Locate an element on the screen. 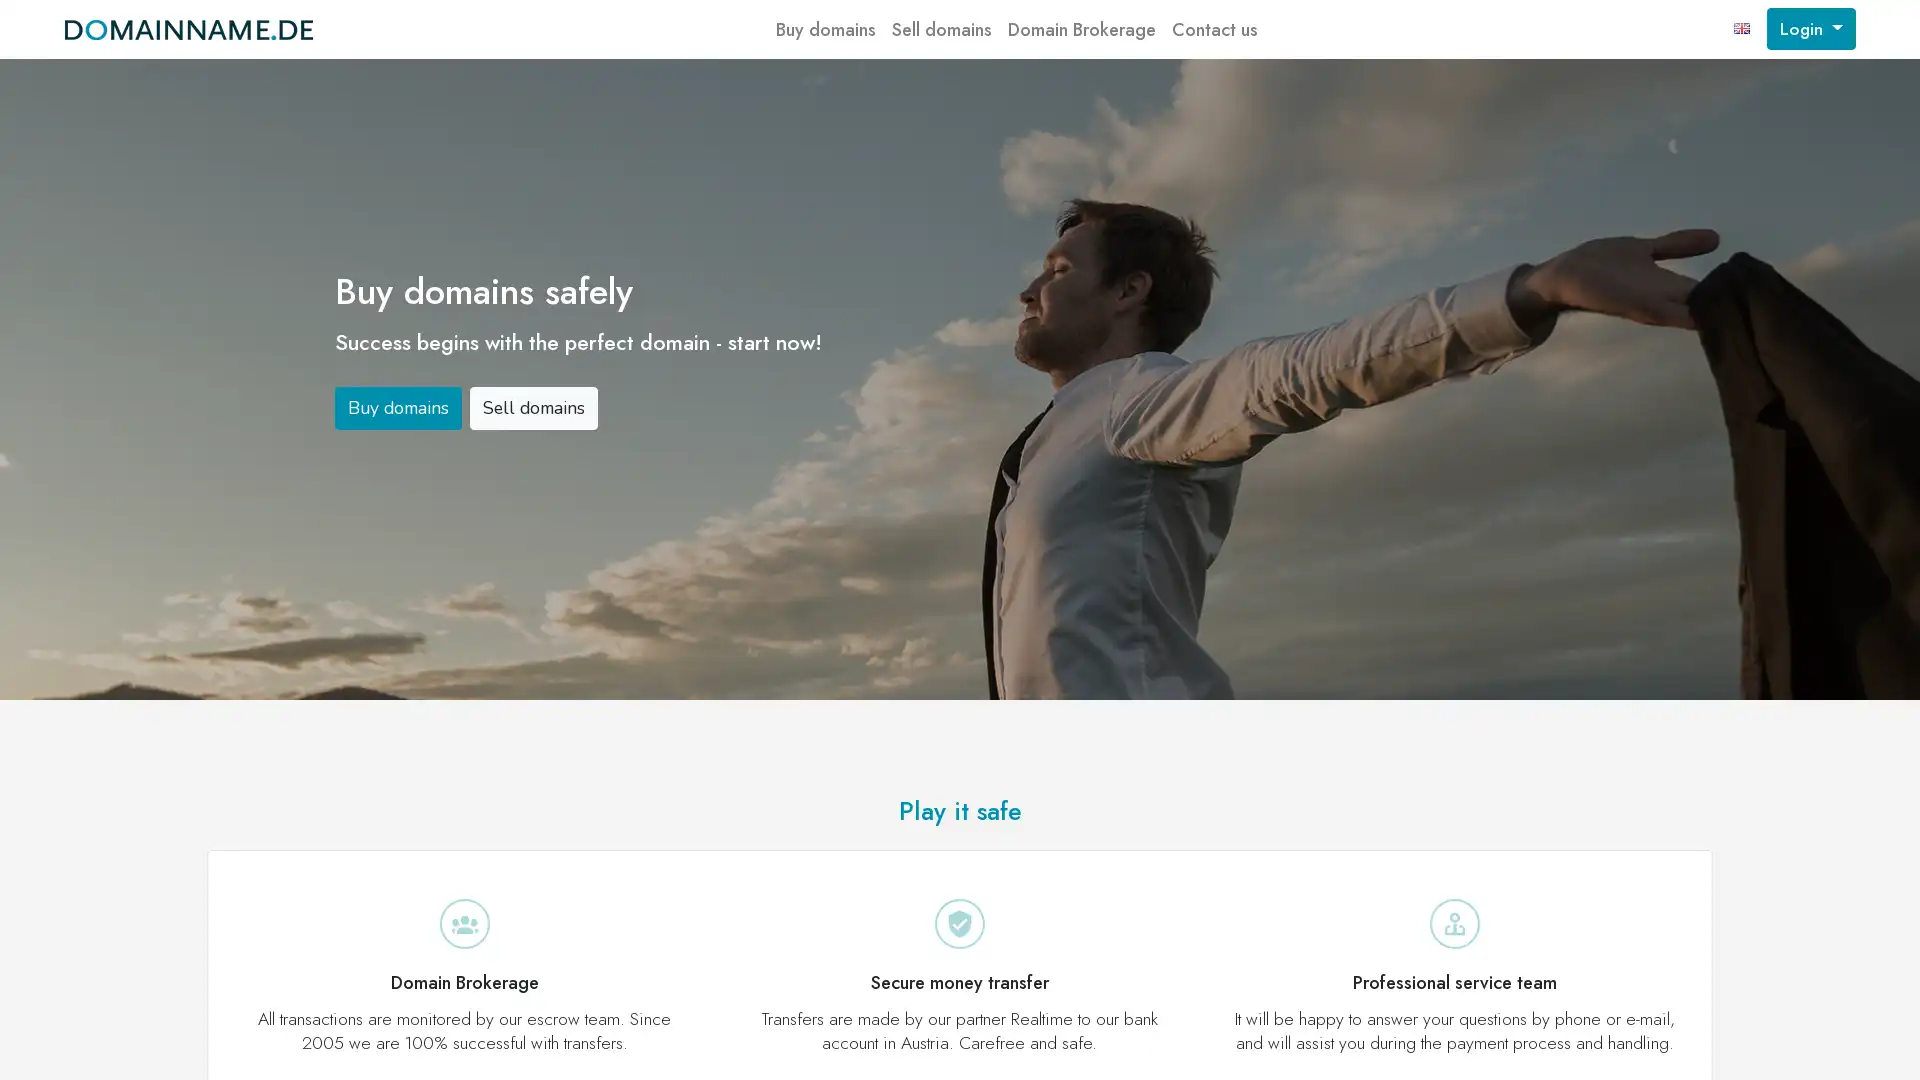  Login is located at coordinates (1810, 29).